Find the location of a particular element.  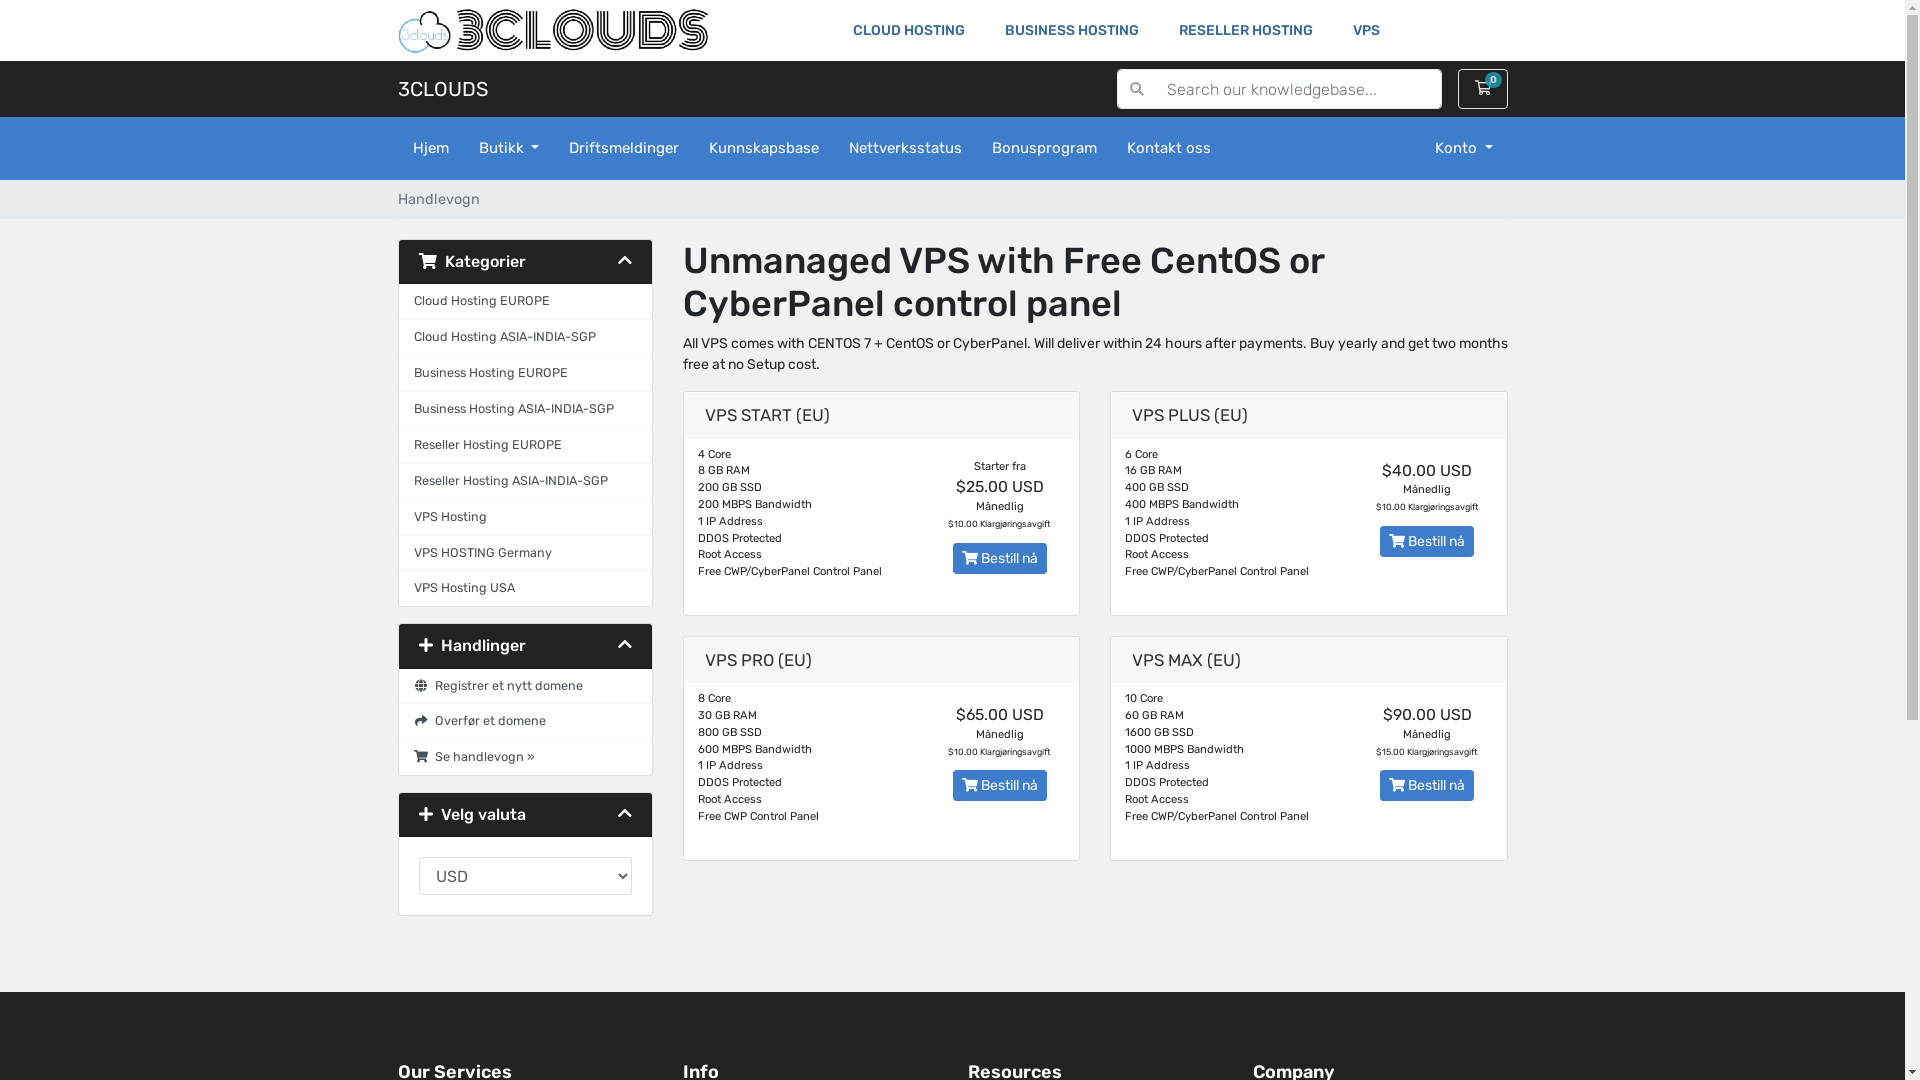

'Driftsmeldinger' is located at coordinates (623, 147).